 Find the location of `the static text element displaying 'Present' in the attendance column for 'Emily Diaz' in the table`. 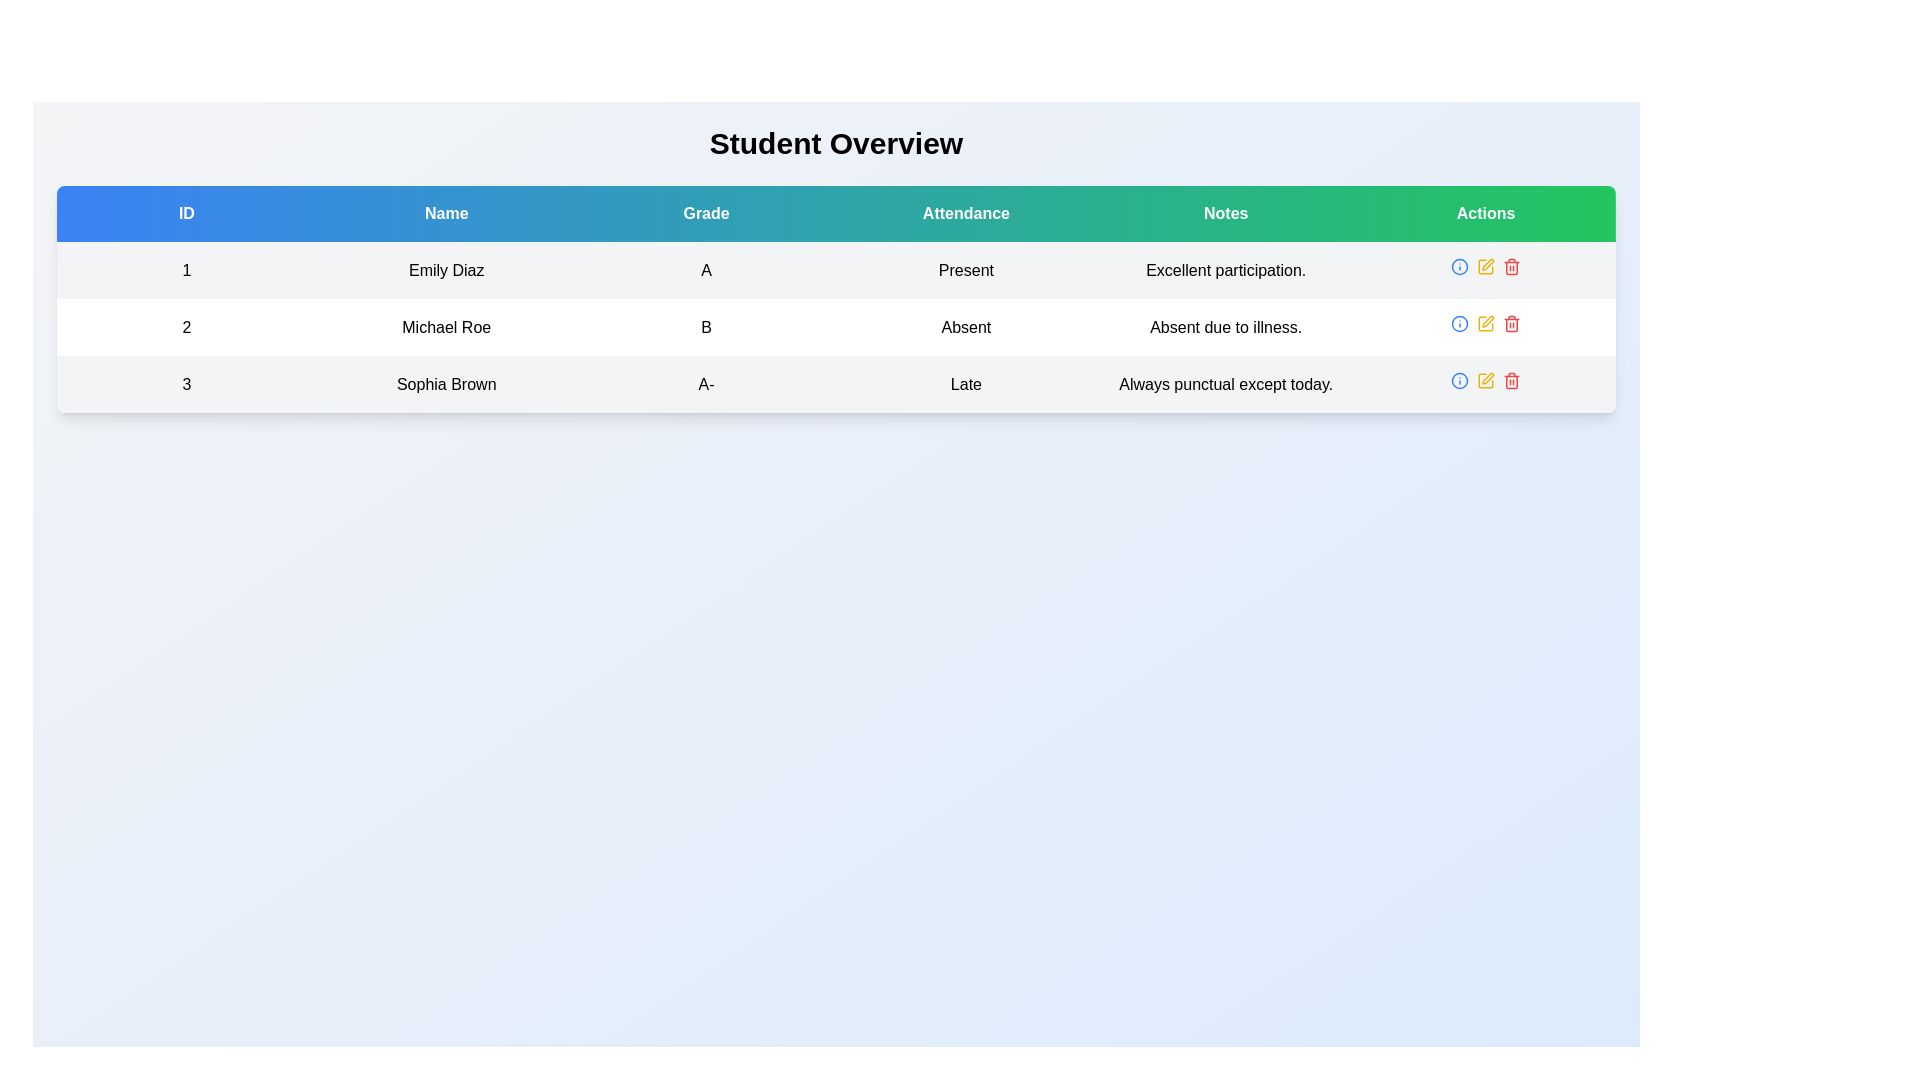

the static text element displaying 'Present' in the attendance column for 'Emily Diaz' in the table is located at coordinates (966, 270).